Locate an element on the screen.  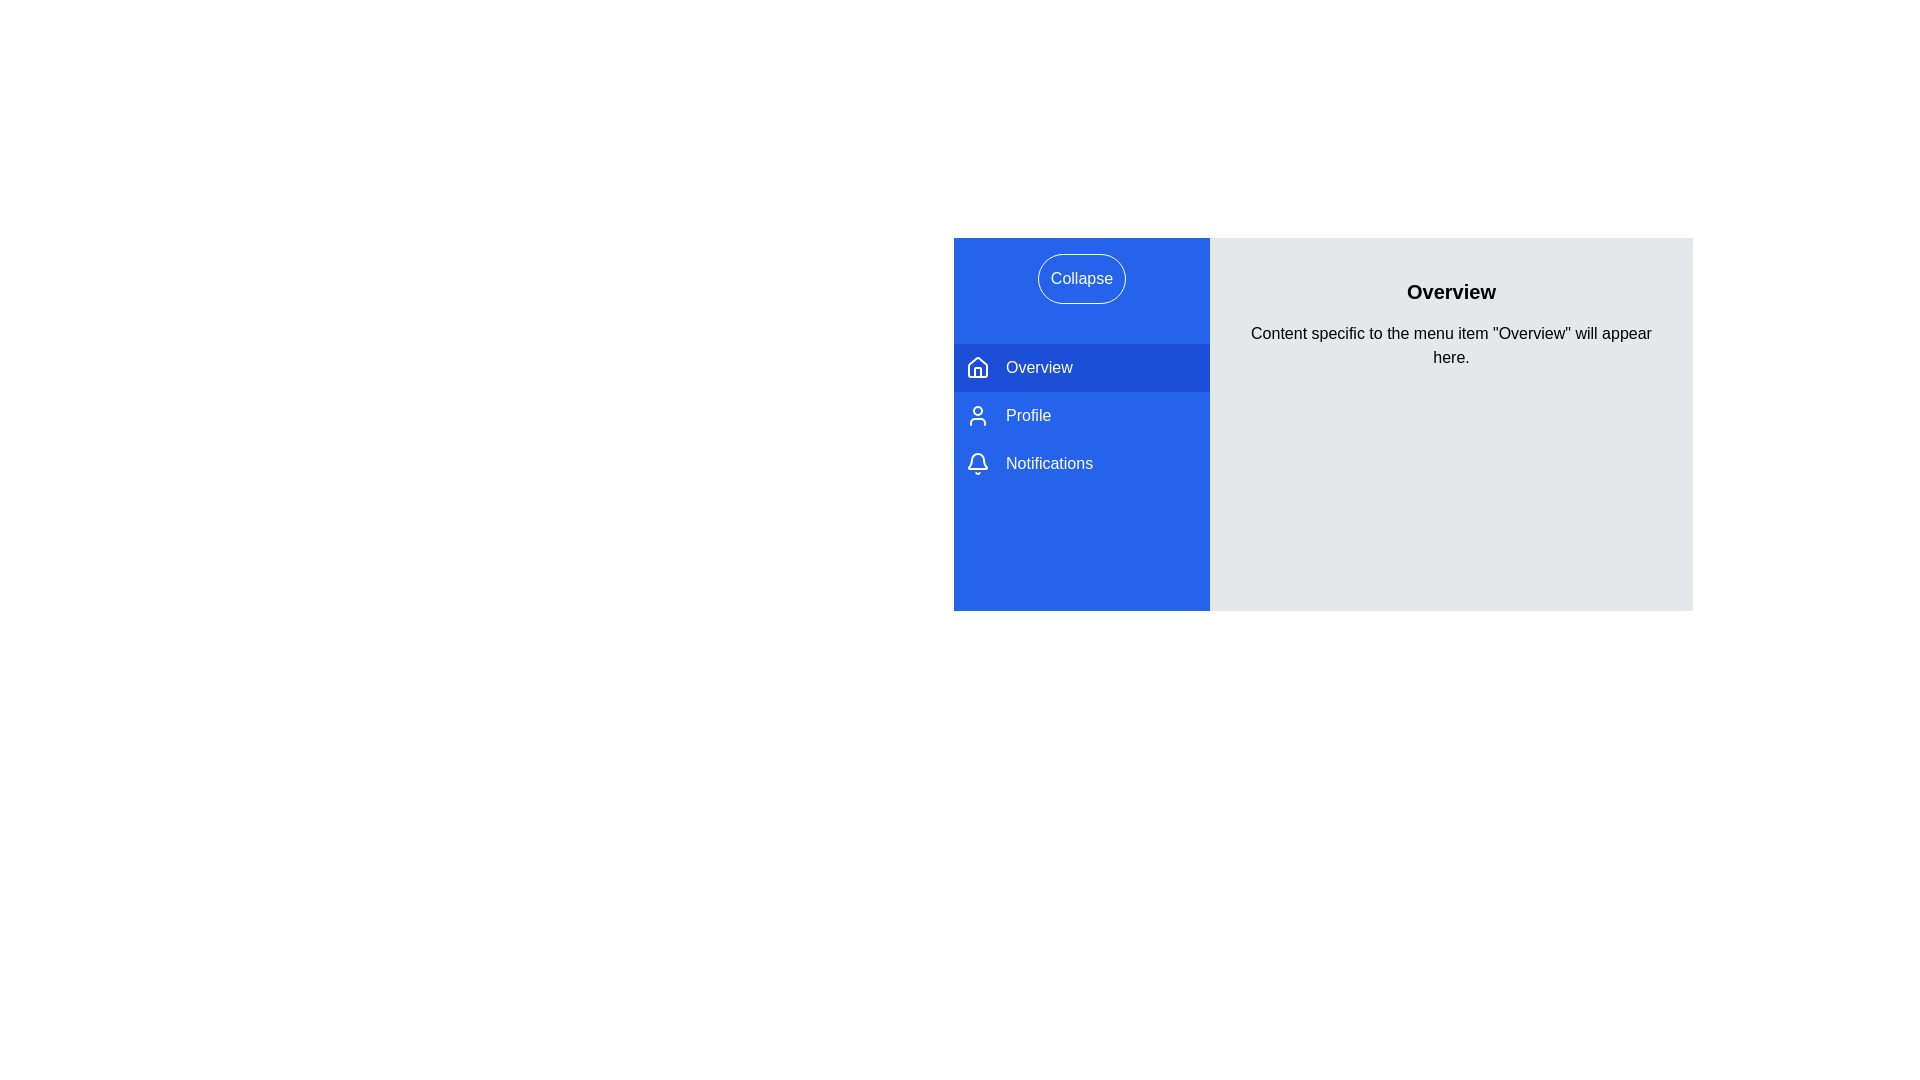
the navigation item in the vertical menu which includes 'Overview', 'Profile', and 'Notifications' is located at coordinates (1080, 415).